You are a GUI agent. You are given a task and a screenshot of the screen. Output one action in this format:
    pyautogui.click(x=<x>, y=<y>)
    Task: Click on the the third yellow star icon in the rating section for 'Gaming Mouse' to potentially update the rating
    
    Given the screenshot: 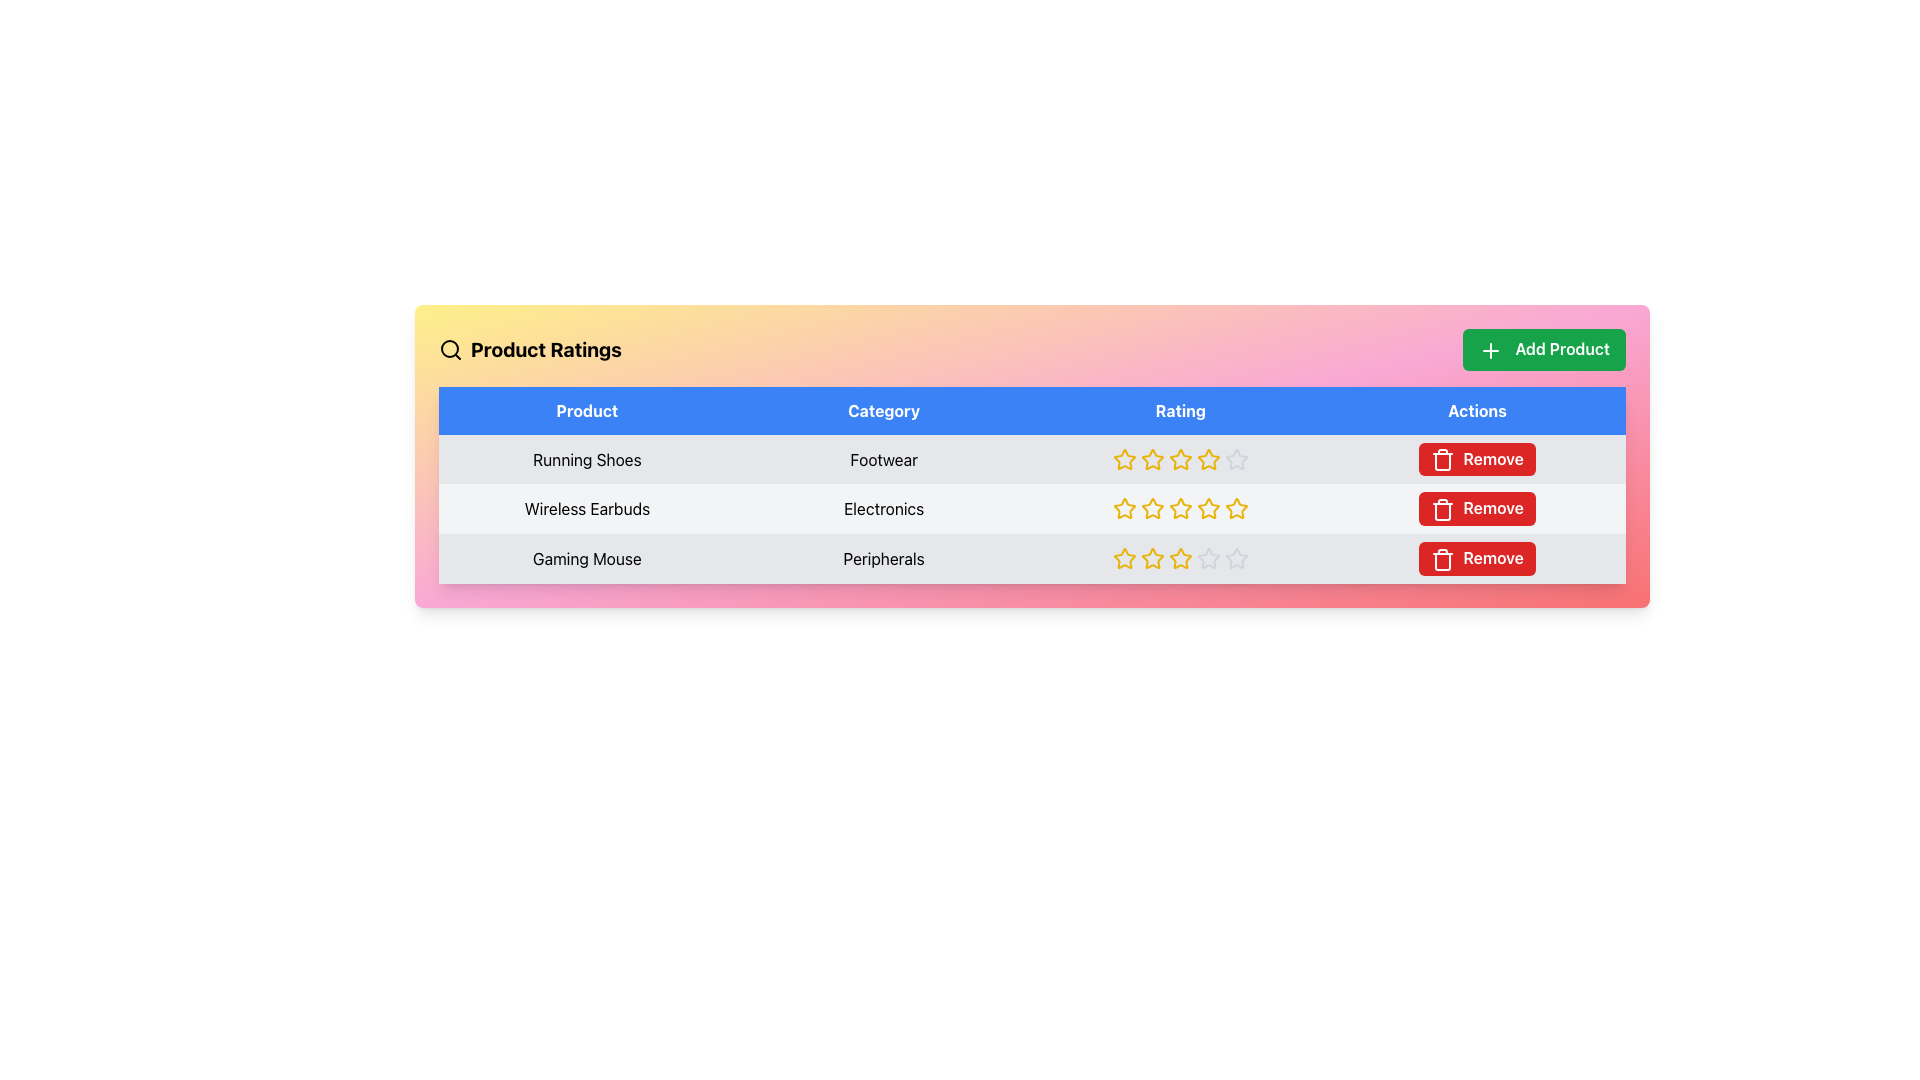 What is the action you would take?
    pyautogui.click(x=1180, y=559)
    